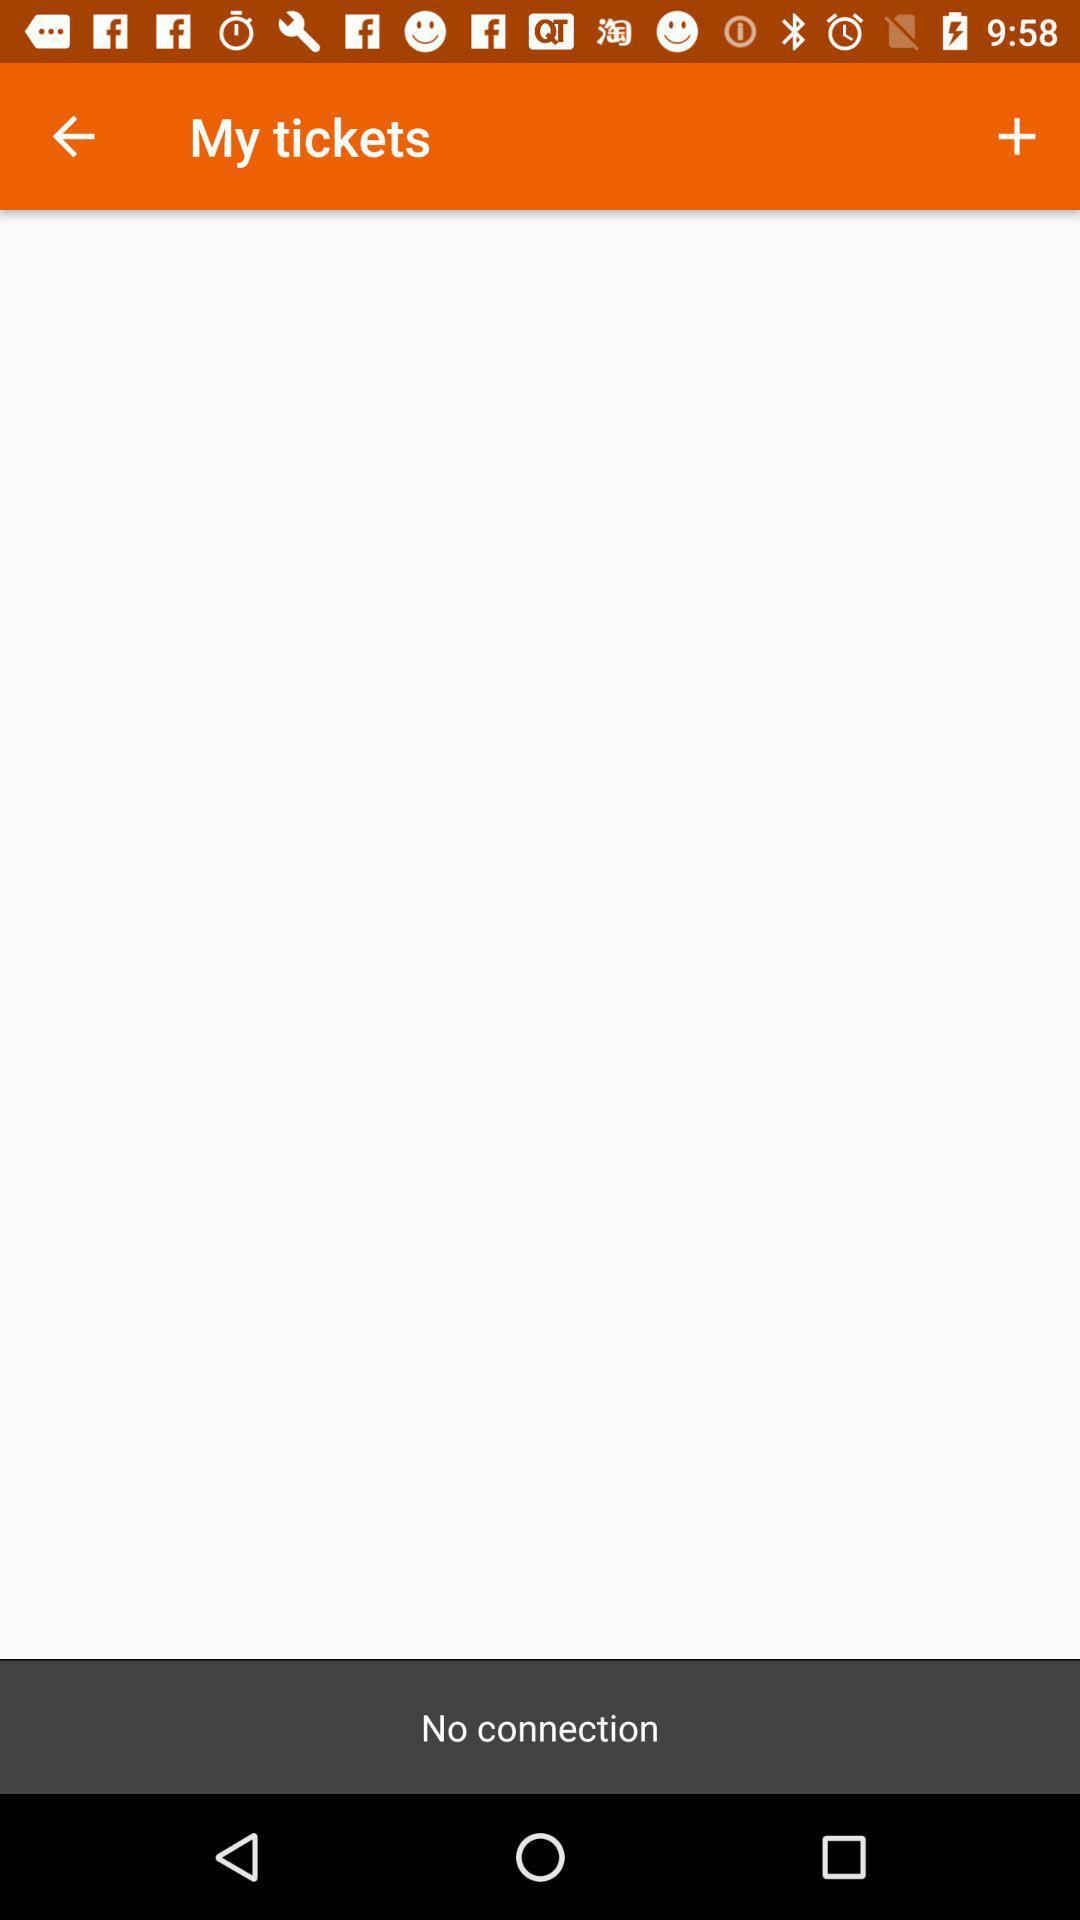  What do you see at coordinates (1017, 135) in the screenshot?
I see `icon next to the my tickets` at bounding box center [1017, 135].